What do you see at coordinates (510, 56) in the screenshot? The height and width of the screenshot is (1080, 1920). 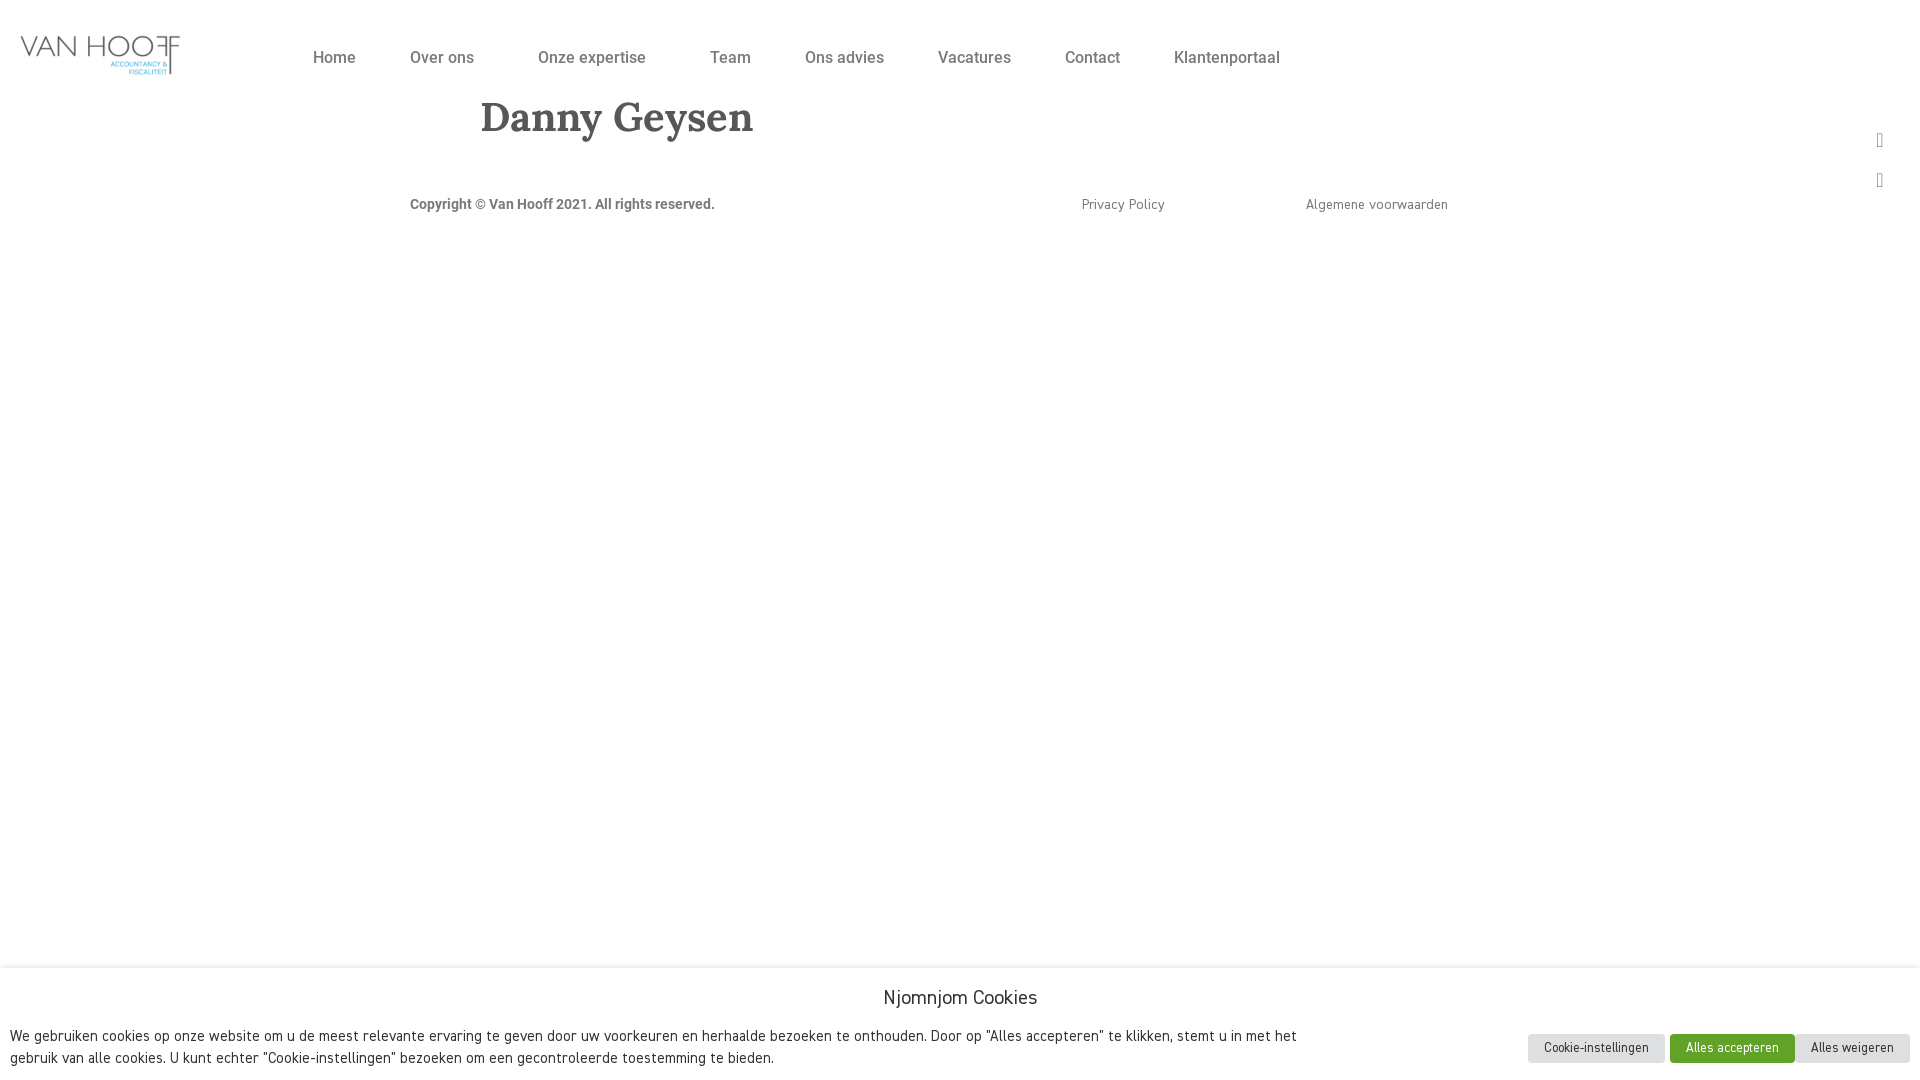 I see `'Onze expertise'` at bounding box center [510, 56].